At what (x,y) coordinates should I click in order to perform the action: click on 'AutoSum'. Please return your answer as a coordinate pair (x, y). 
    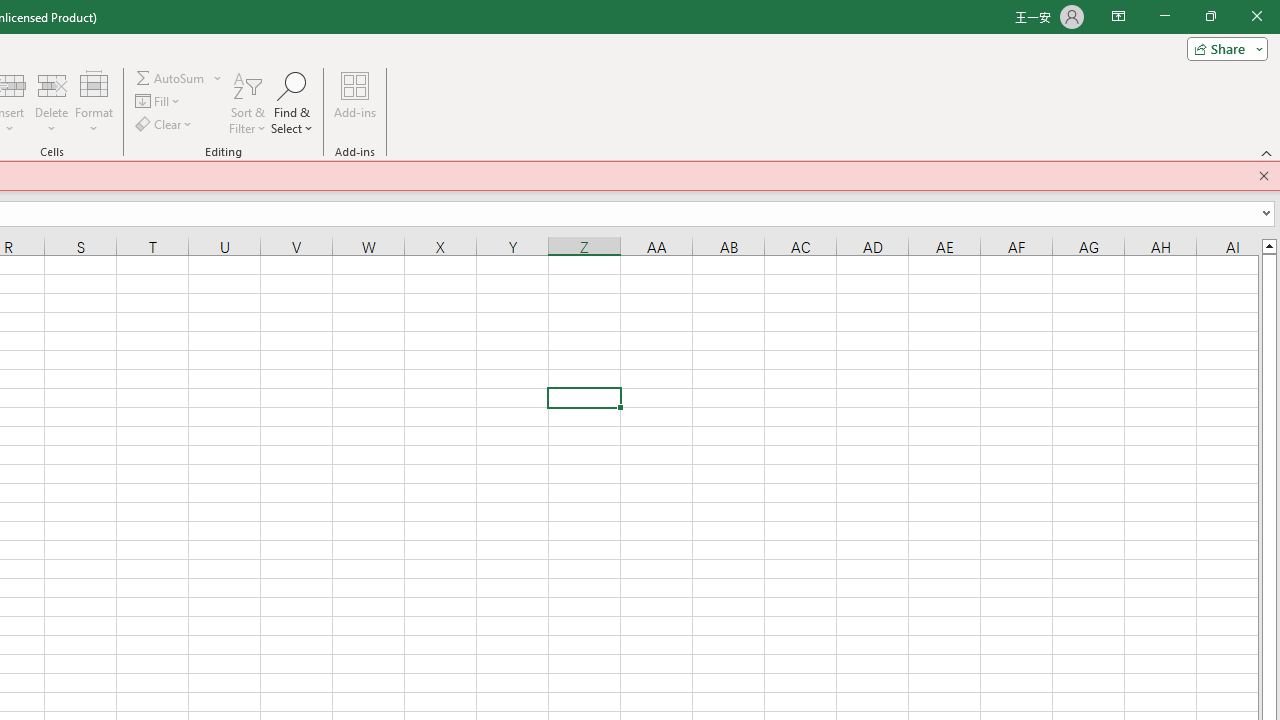
    Looking at the image, I should click on (179, 77).